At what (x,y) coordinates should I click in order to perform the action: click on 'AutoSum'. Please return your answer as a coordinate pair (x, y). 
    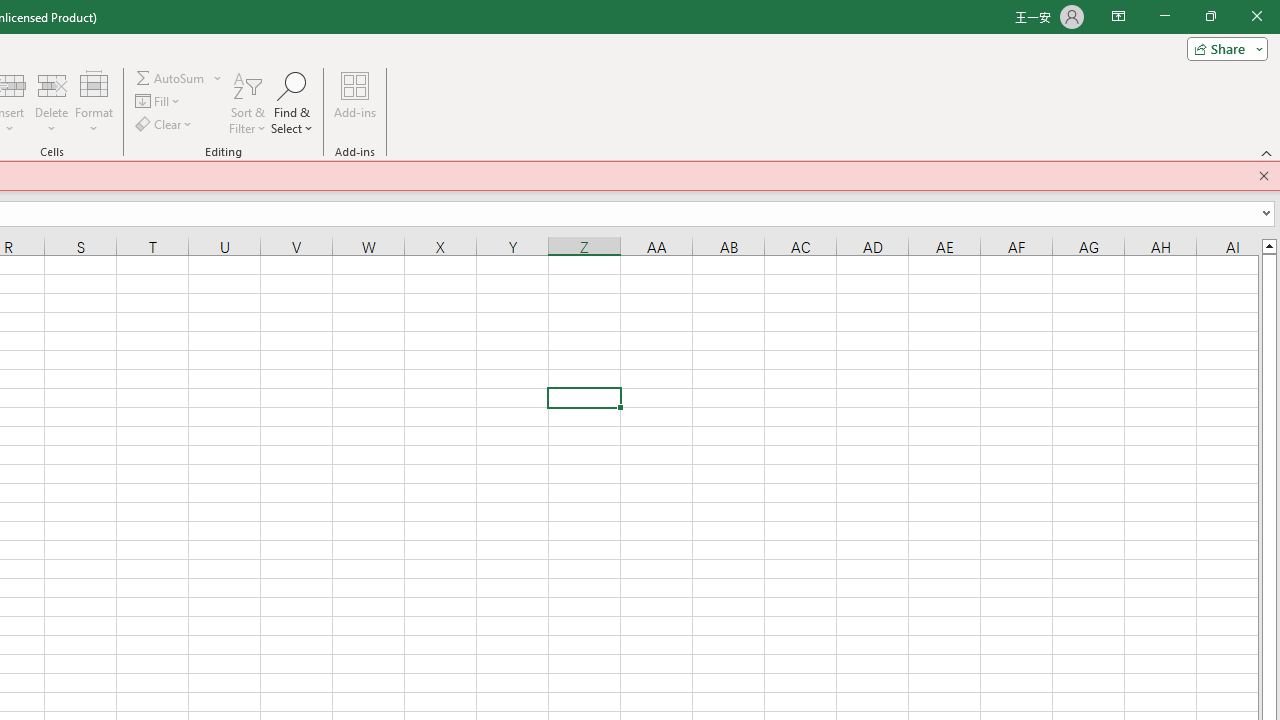
    Looking at the image, I should click on (179, 77).